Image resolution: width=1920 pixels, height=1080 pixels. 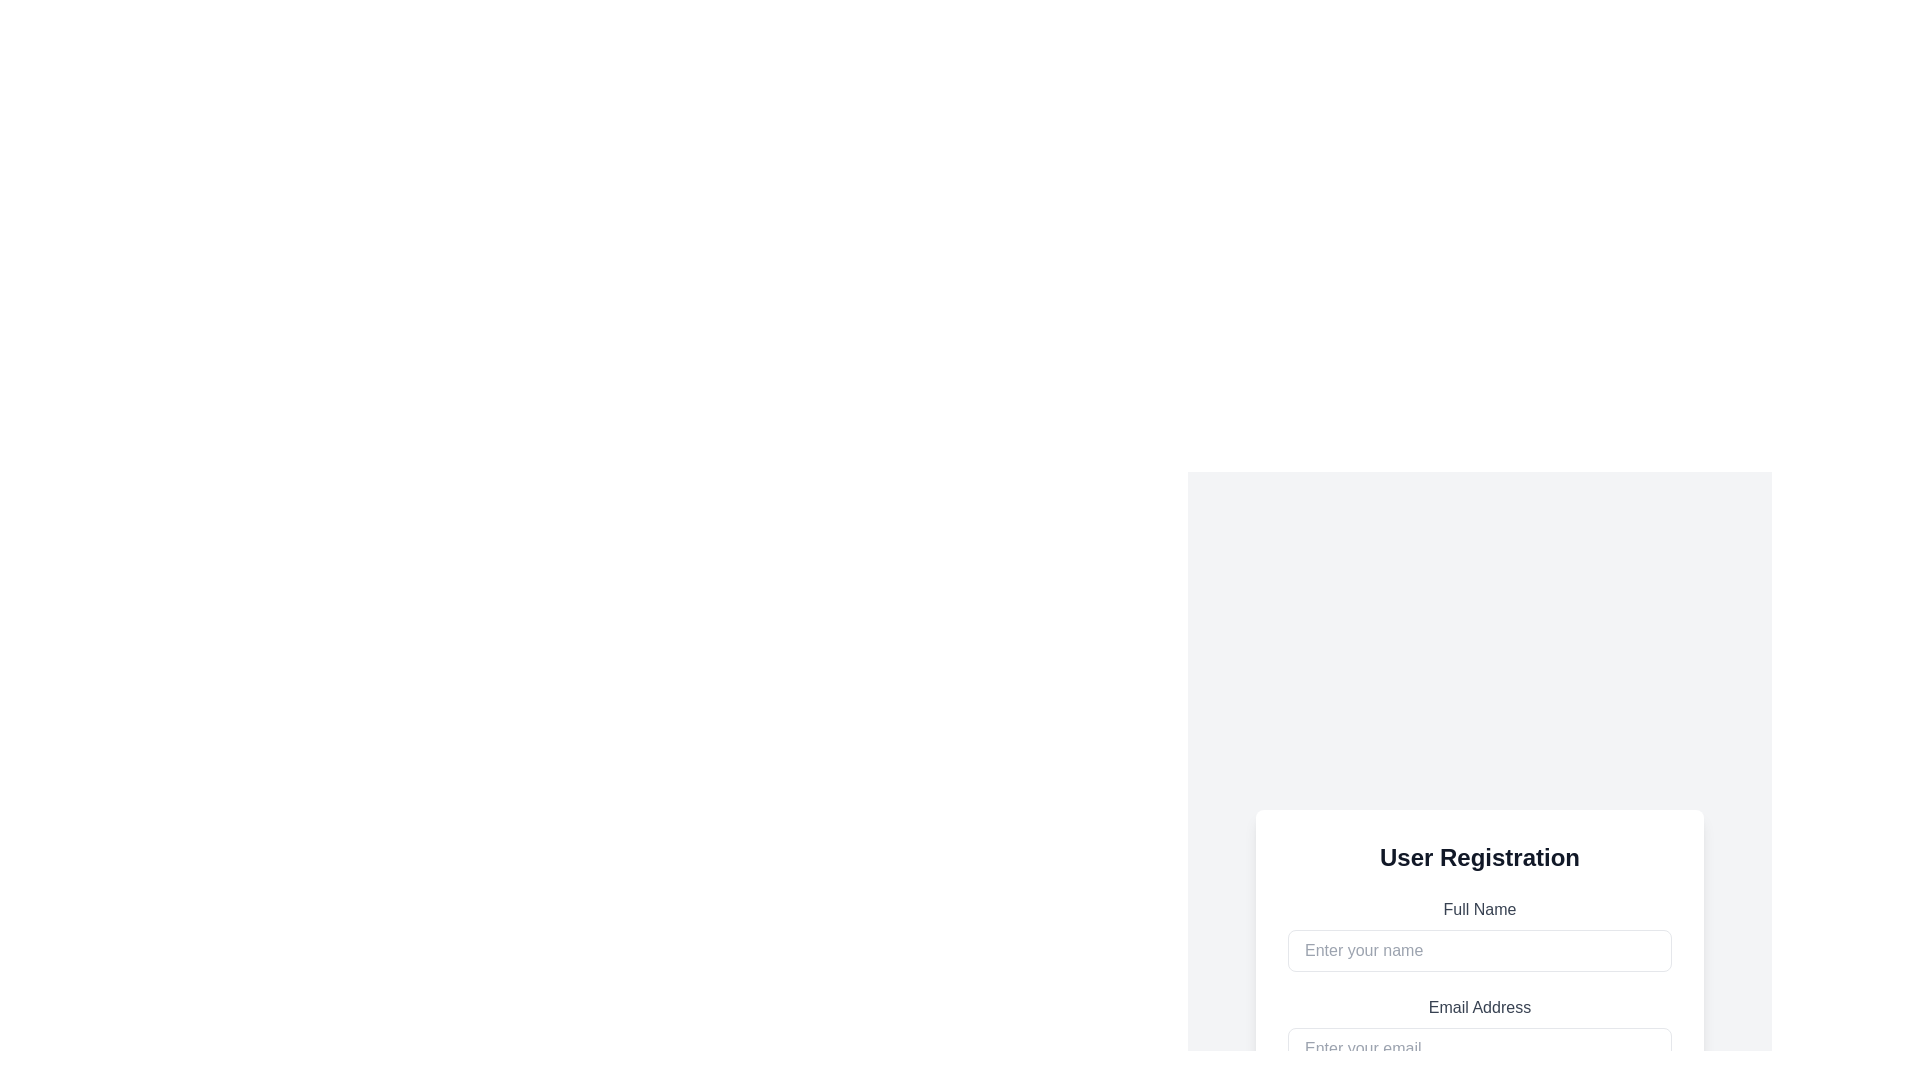 I want to click on the text label reading 'Email Address', which is styled with gray text color and bold font, located above the email input field in the 'User Registration' form, so click(x=1479, y=1007).